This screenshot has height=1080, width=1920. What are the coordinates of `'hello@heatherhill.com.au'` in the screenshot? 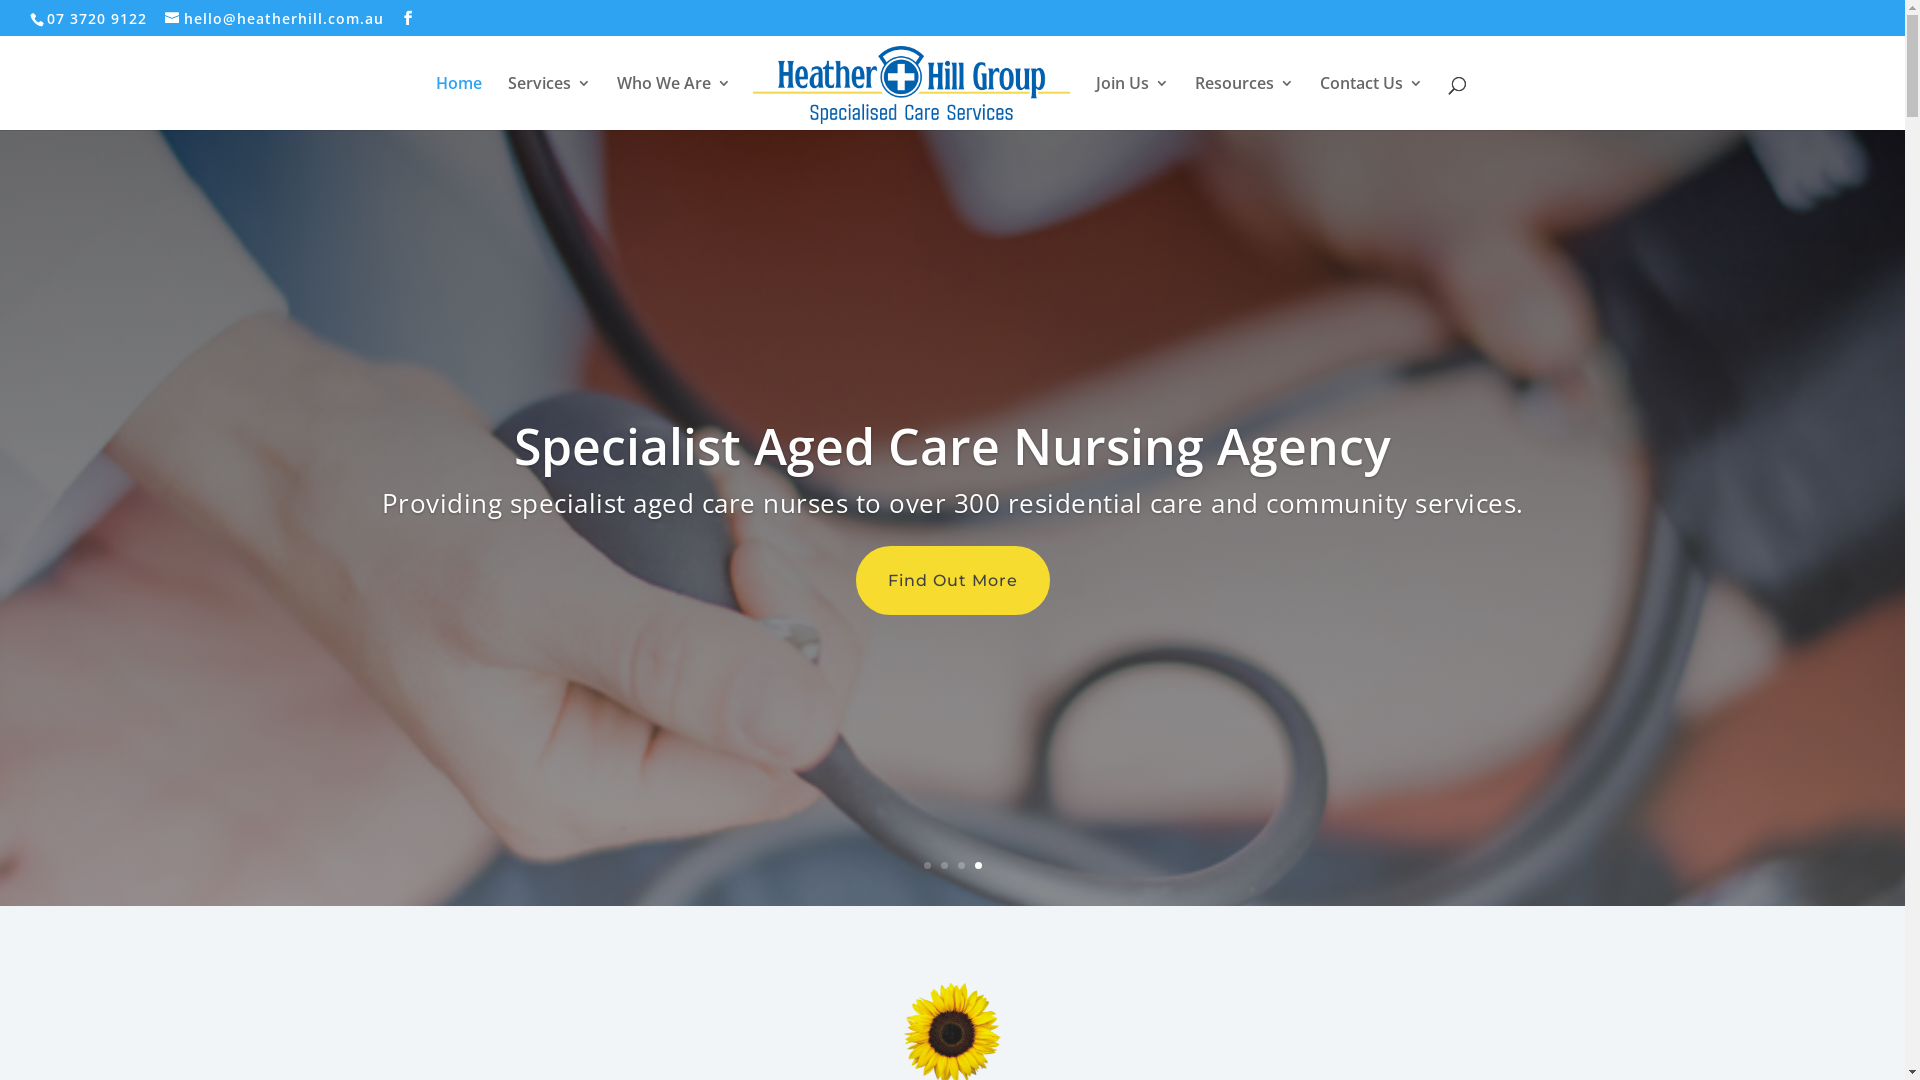 It's located at (273, 17).